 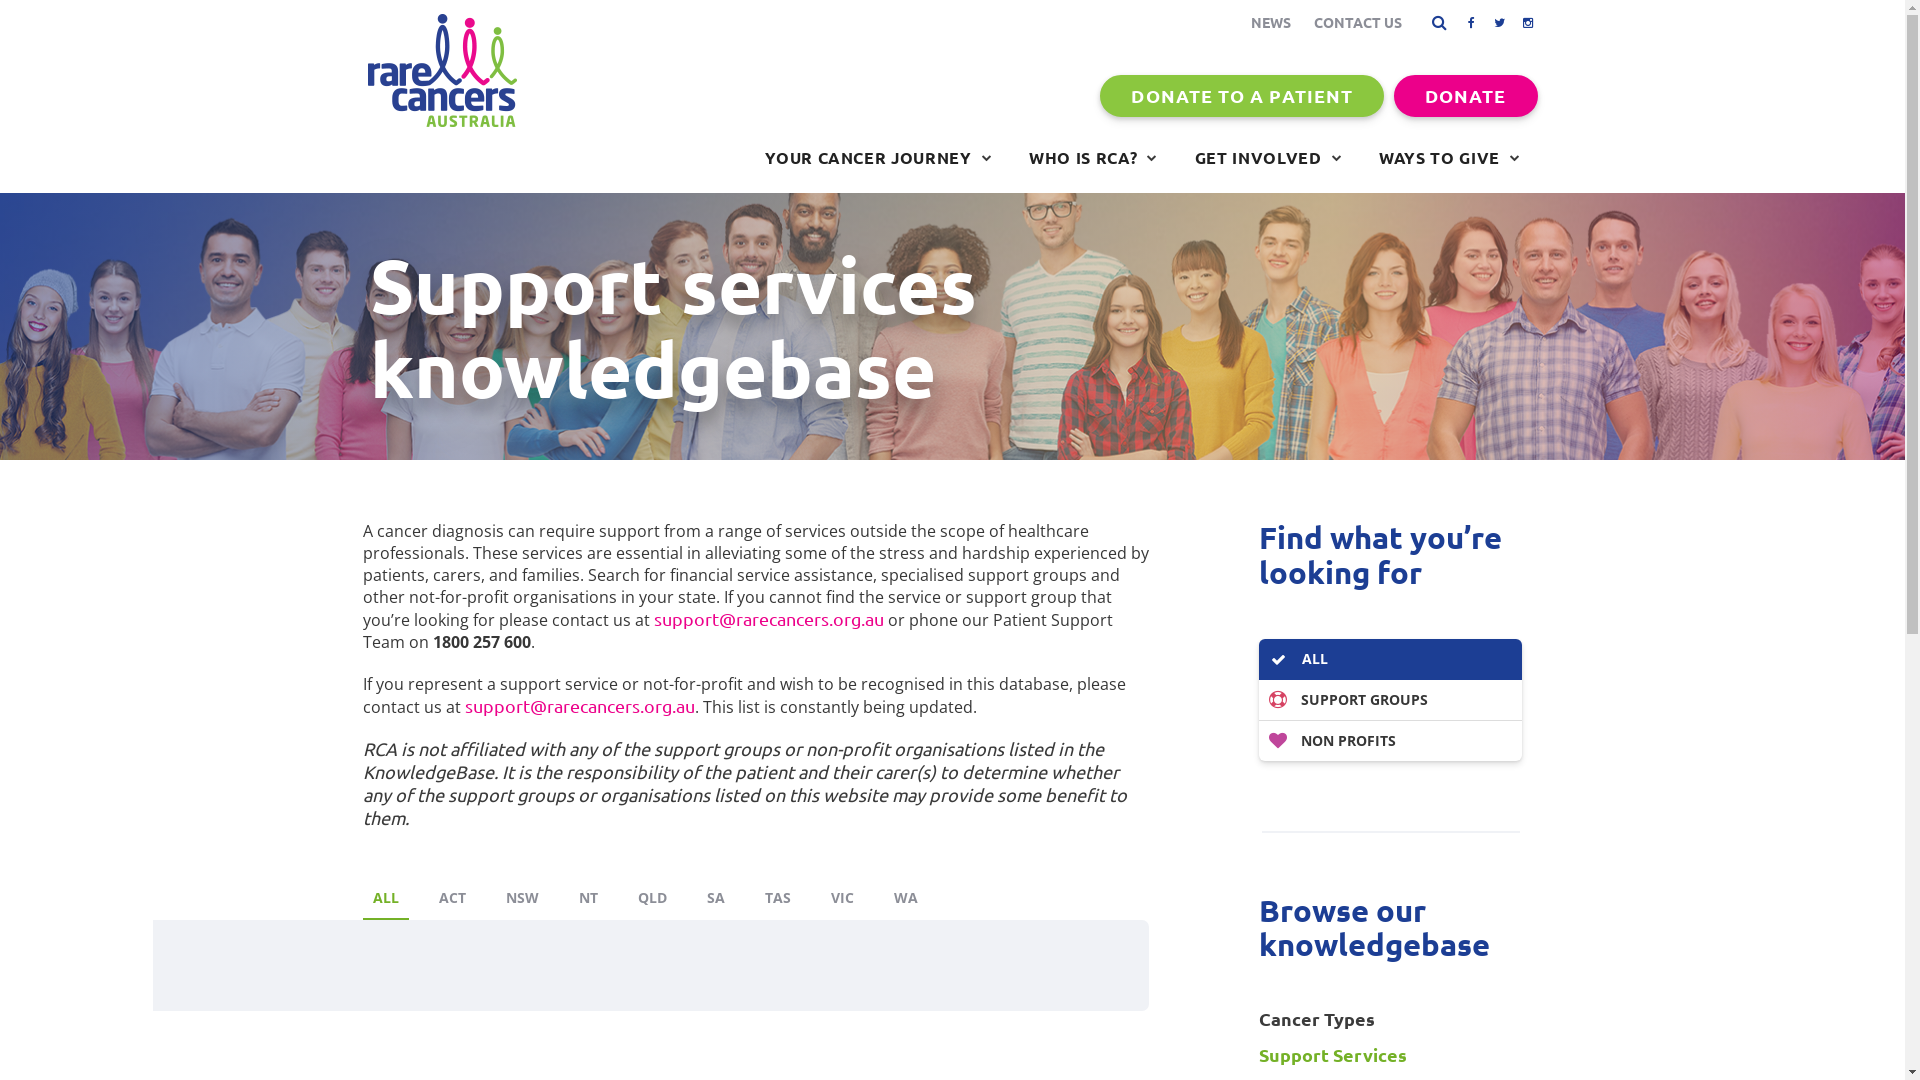 I want to click on 'QLD', so click(x=652, y=898).